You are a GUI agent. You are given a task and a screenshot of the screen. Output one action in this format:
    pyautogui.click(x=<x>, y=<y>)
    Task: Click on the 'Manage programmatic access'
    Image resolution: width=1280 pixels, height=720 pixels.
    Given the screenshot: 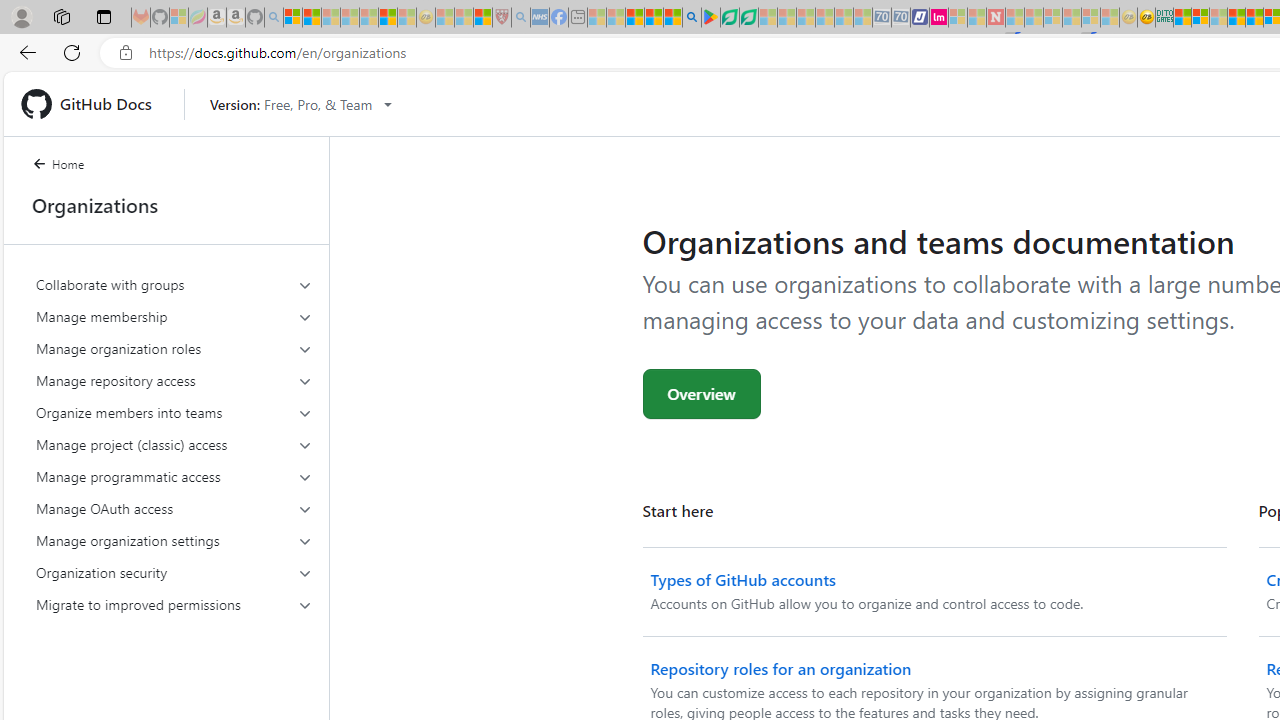 What is the action you would take?
    pyautogui.click(x=174, y=477)
    